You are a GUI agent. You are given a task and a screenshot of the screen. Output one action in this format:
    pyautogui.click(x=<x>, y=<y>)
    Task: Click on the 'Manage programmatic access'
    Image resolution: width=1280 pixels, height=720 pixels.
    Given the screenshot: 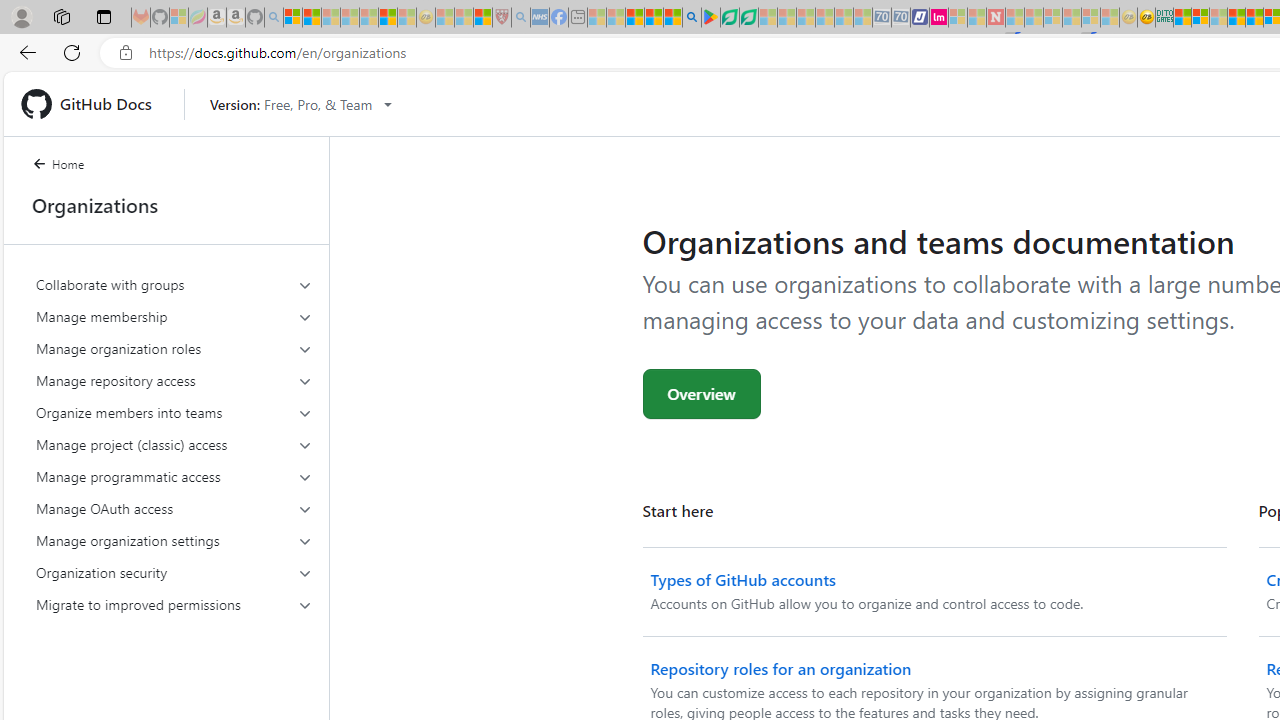 What is the action you would take?
    pyautogui.click(x=174, y=477)
    